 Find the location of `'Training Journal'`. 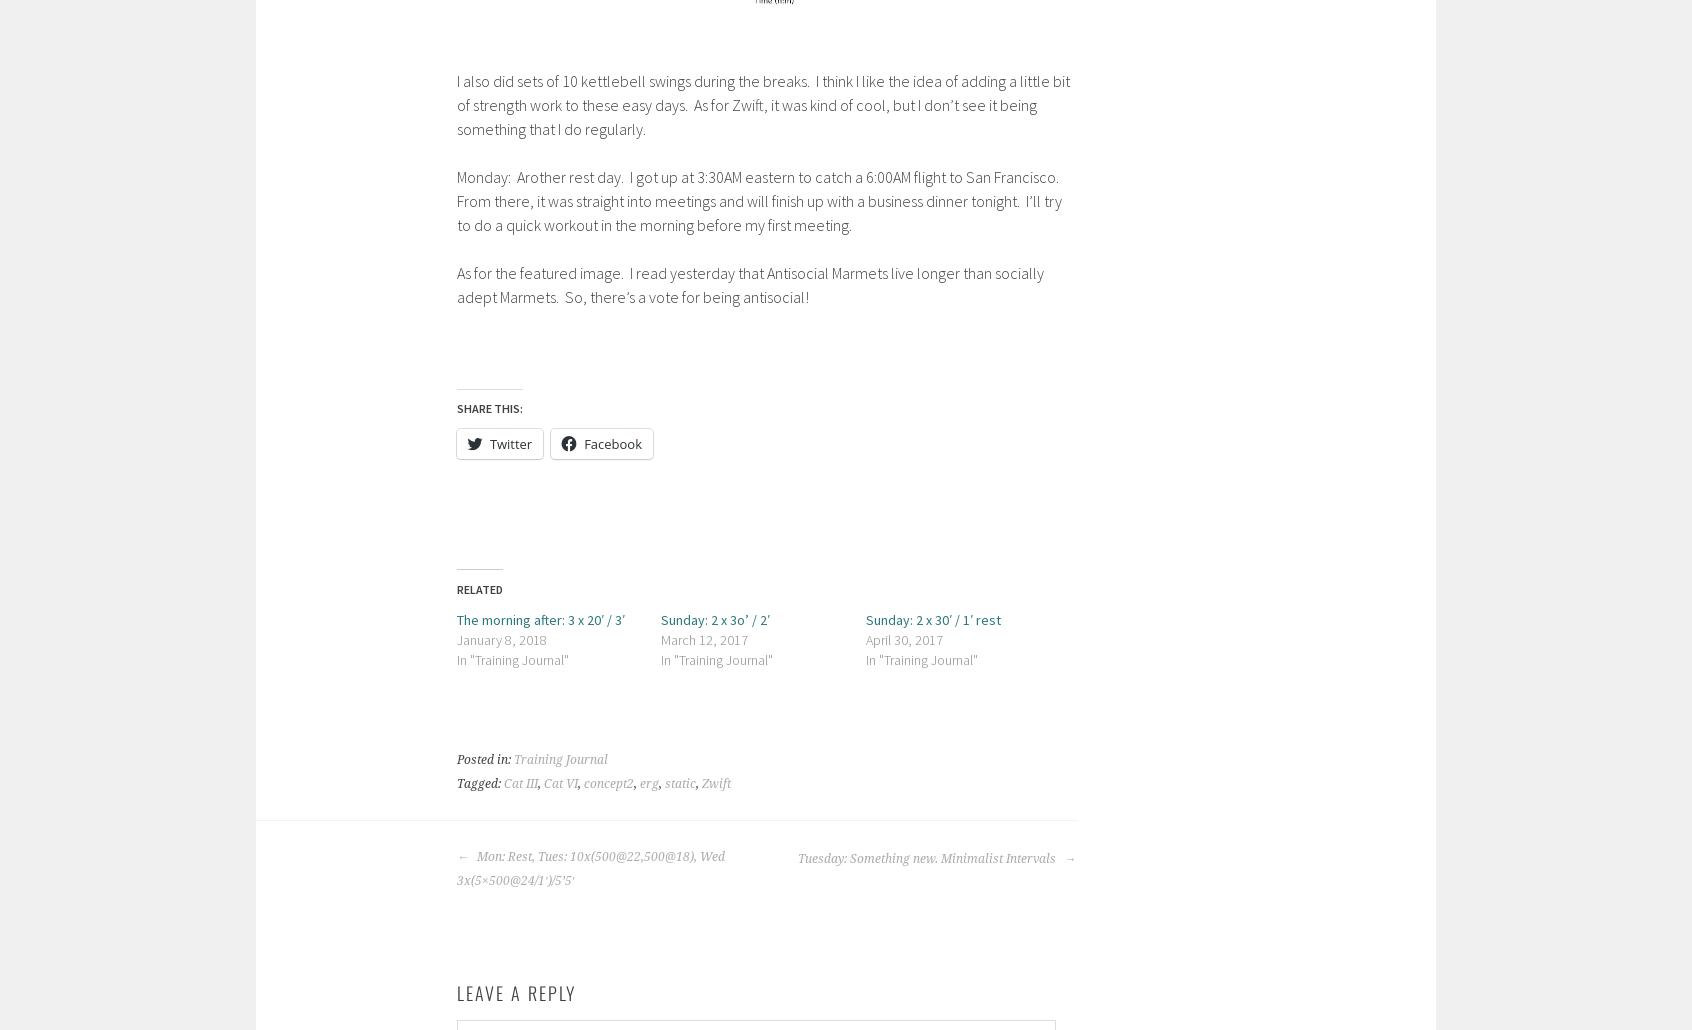

'Training Journal' is located at coordinates (561, 759).